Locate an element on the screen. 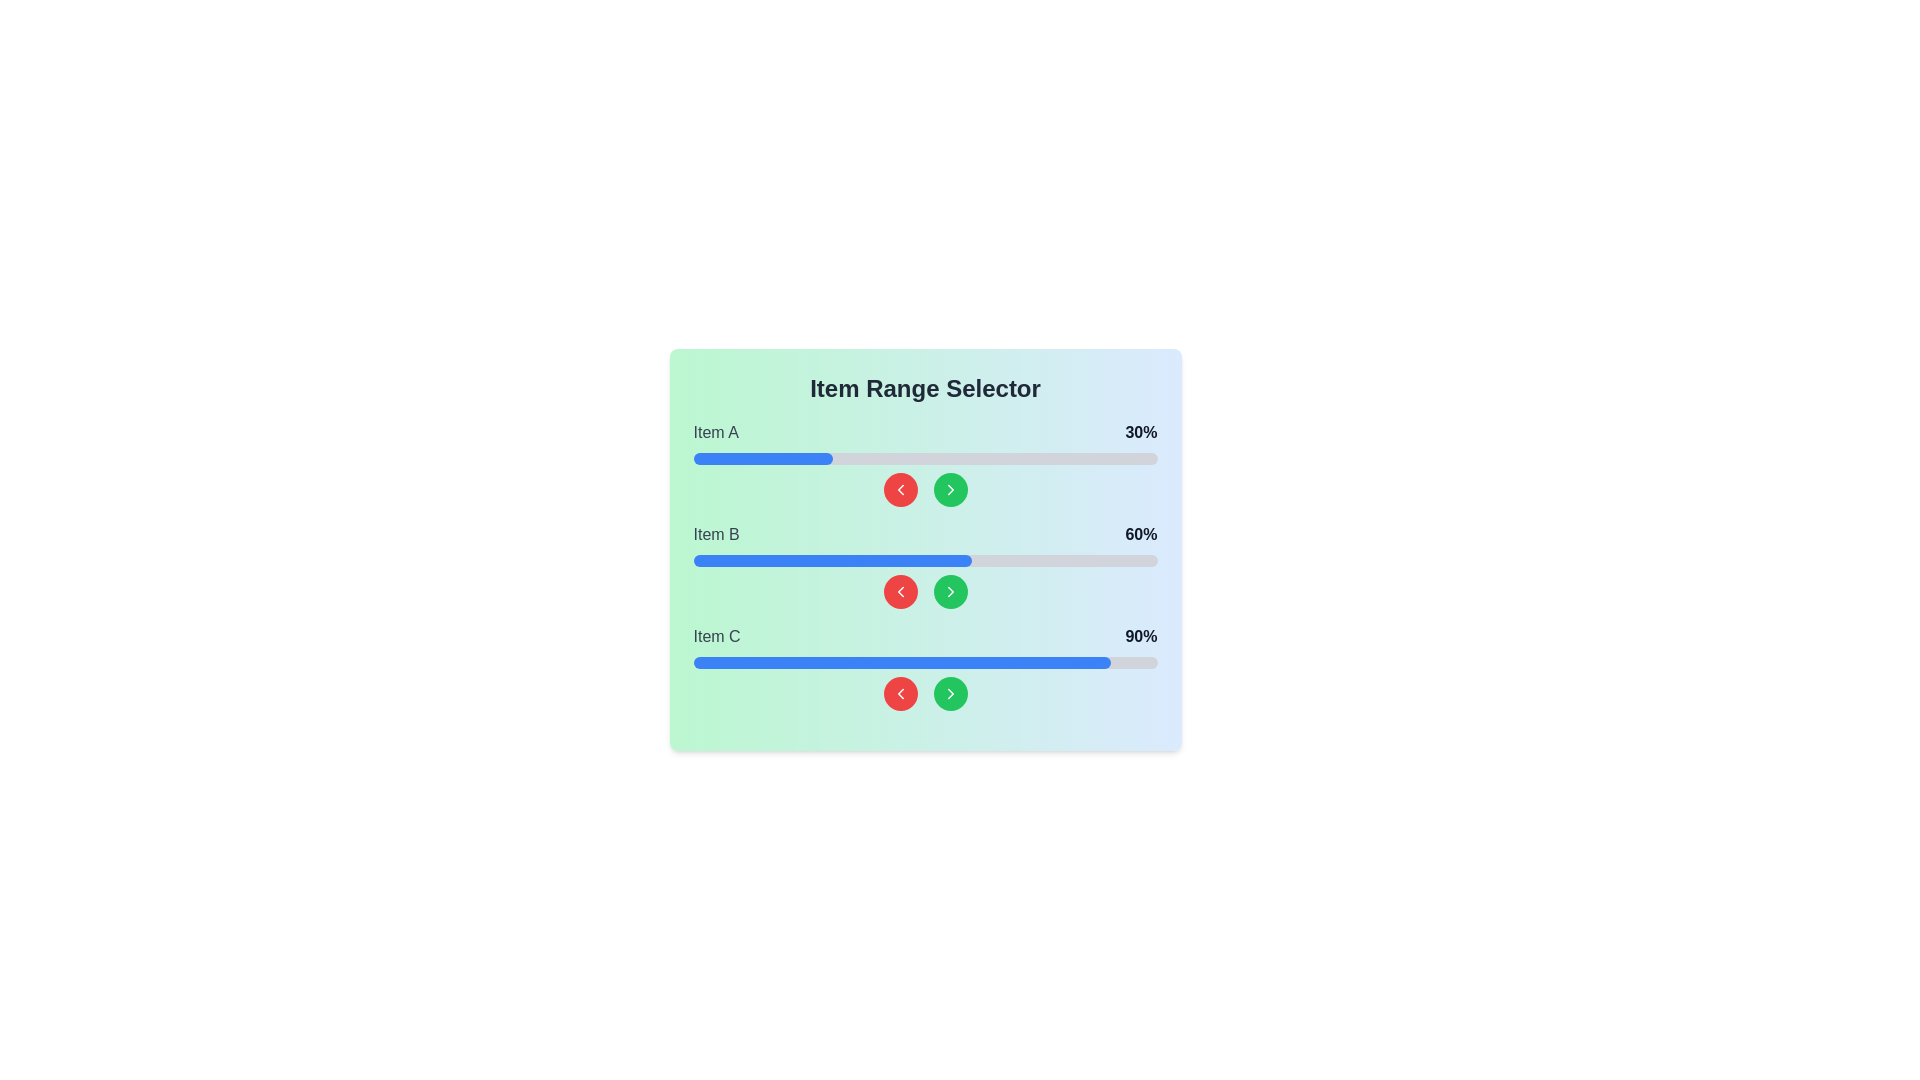  the static text label that identifies the third row as 'Item C', which is non-interactive and purely informational, located below 'Item A' and 'Item B' is located at coordinates (717, 636).